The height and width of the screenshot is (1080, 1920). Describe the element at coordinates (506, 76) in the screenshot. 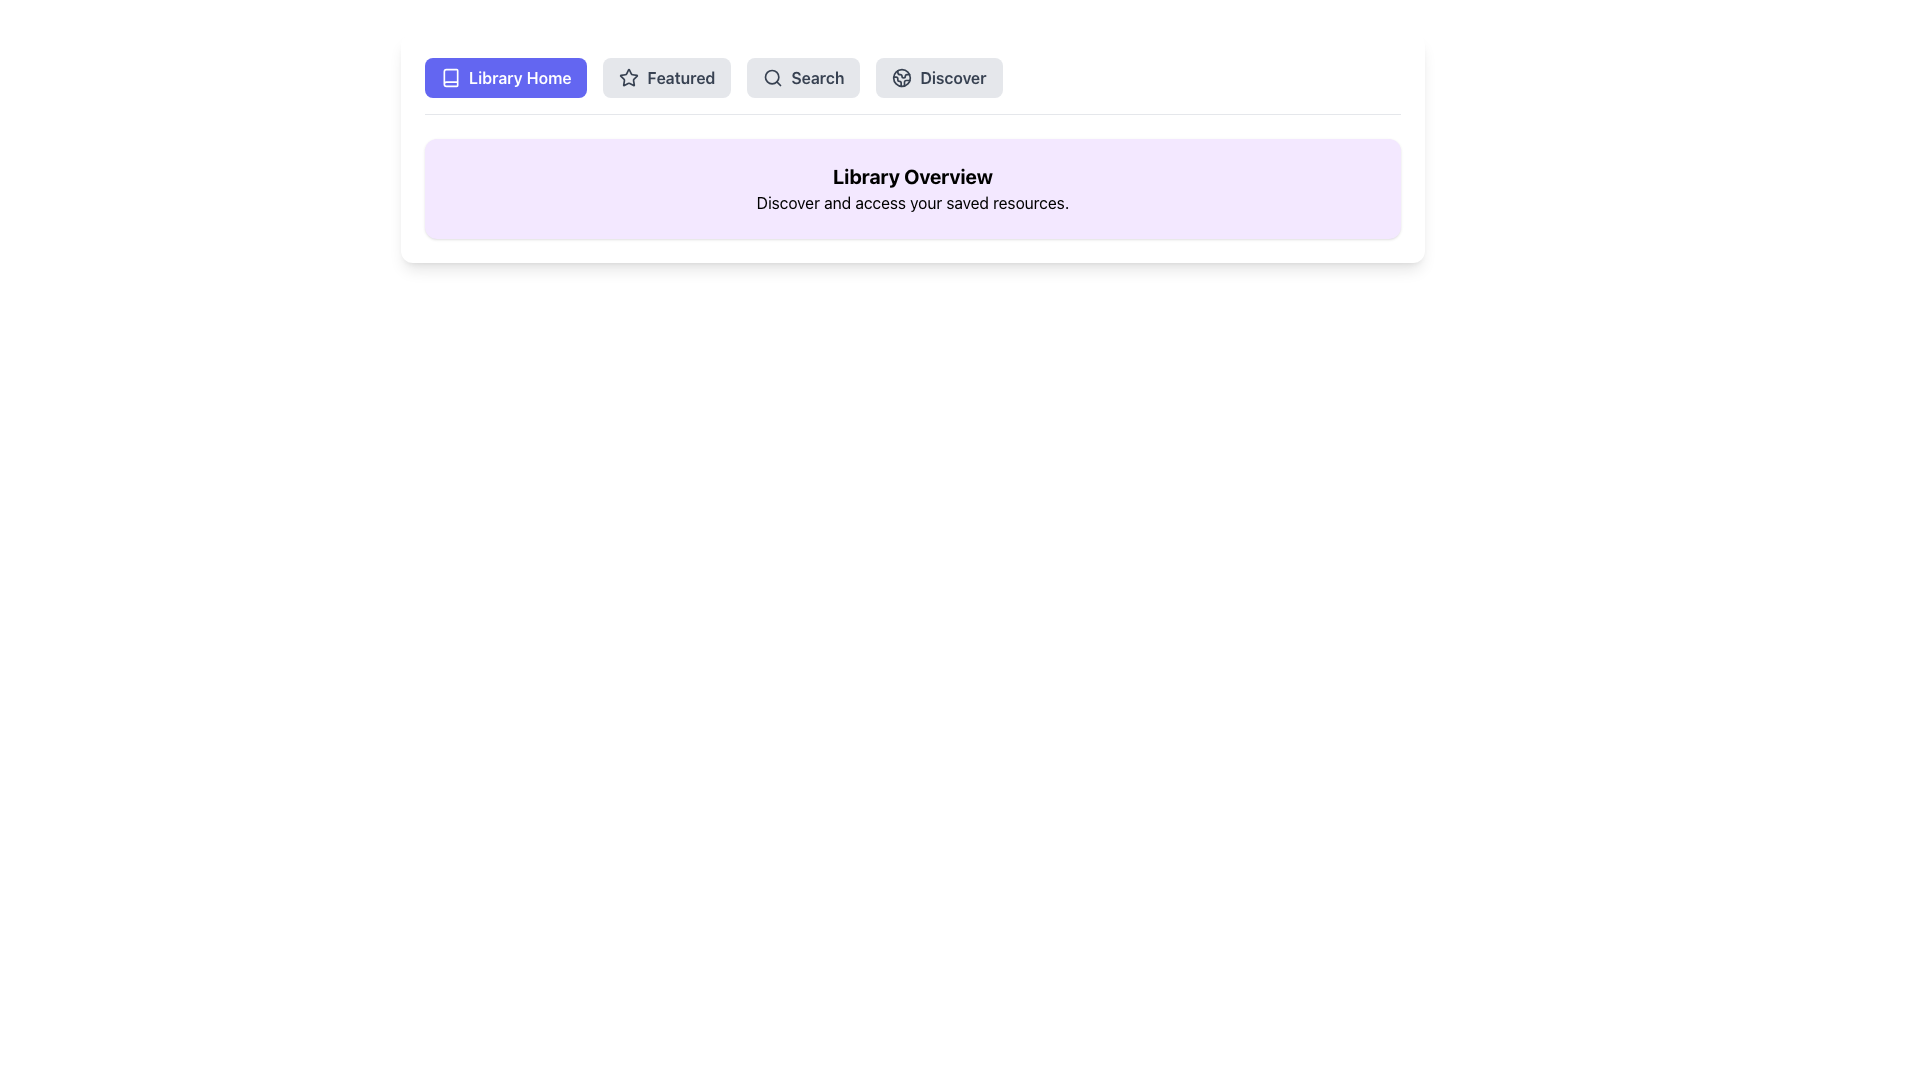

I see `the 'Library Home' button for keyboard navigation` at that location.